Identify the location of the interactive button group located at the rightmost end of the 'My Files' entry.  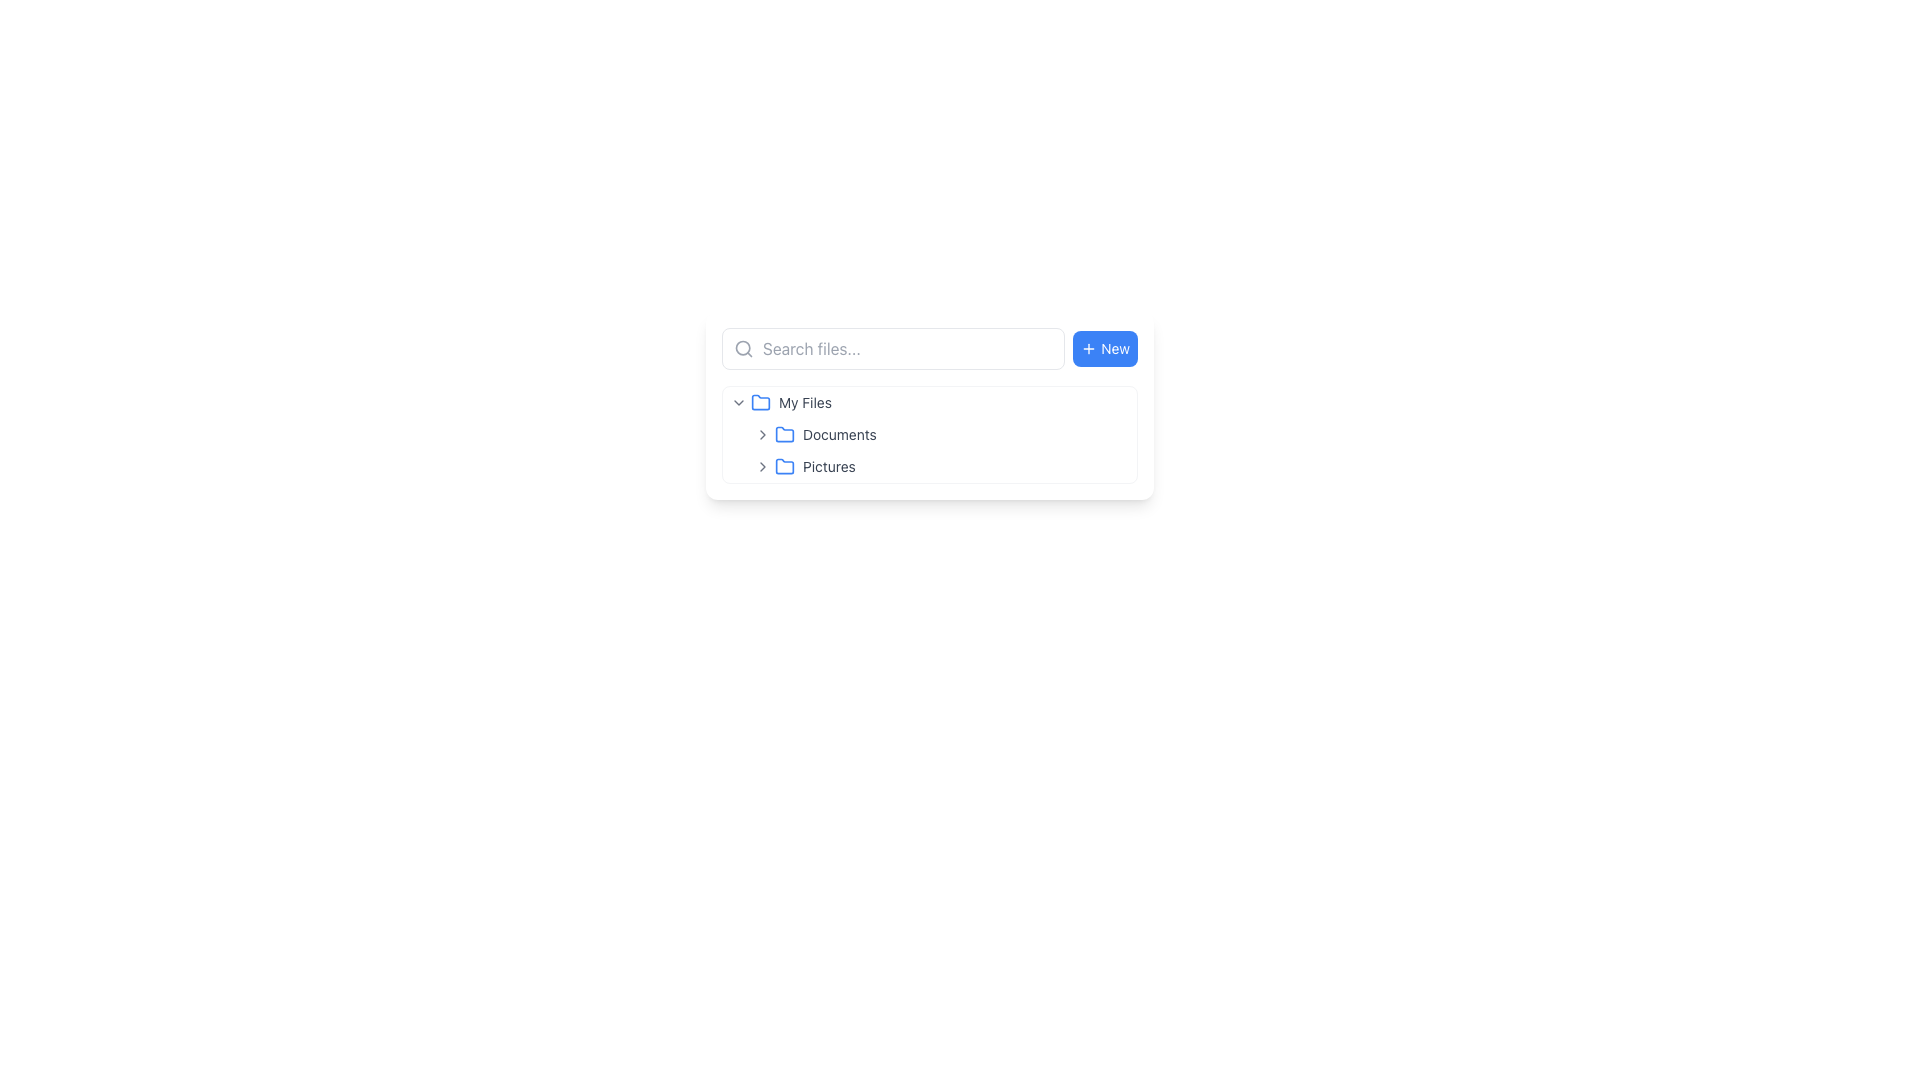
(1107, 402).